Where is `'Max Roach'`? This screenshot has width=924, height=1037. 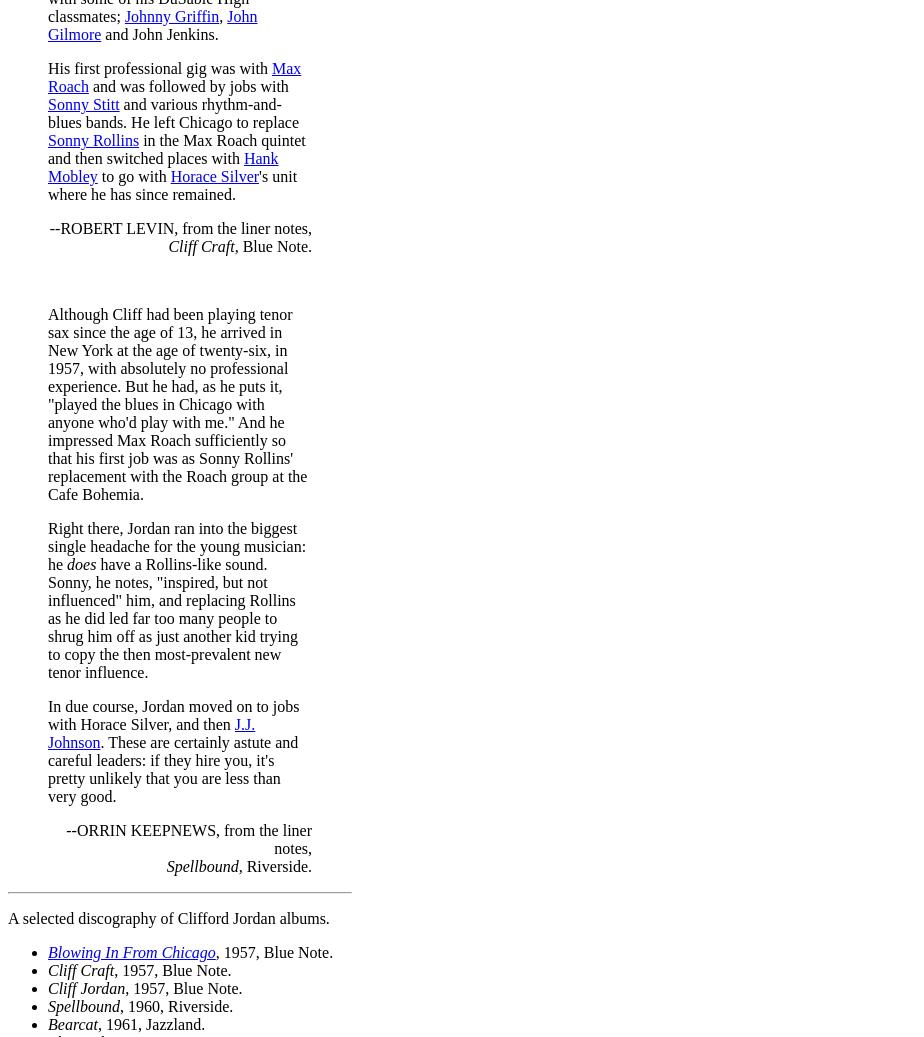 'Max Roach' is located at coordinates (174, 75).